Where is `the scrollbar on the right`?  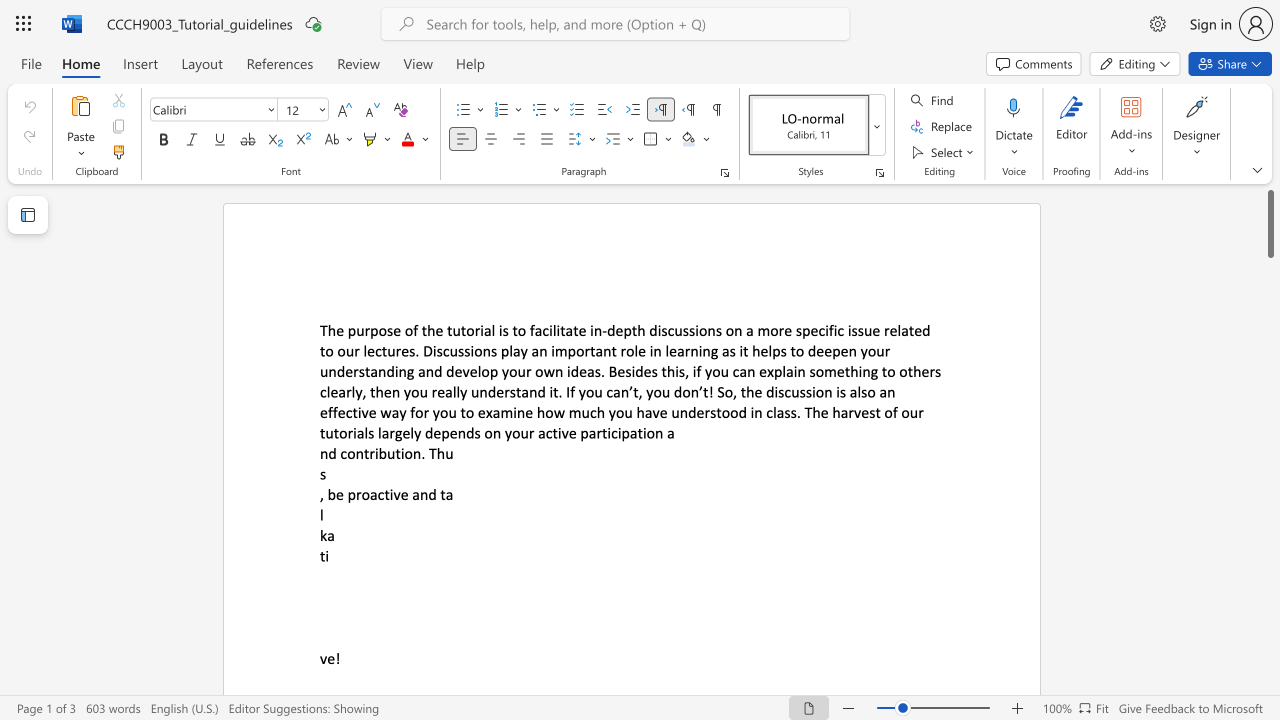
the scrollbar on the right is located at coordinates (1269, 390).